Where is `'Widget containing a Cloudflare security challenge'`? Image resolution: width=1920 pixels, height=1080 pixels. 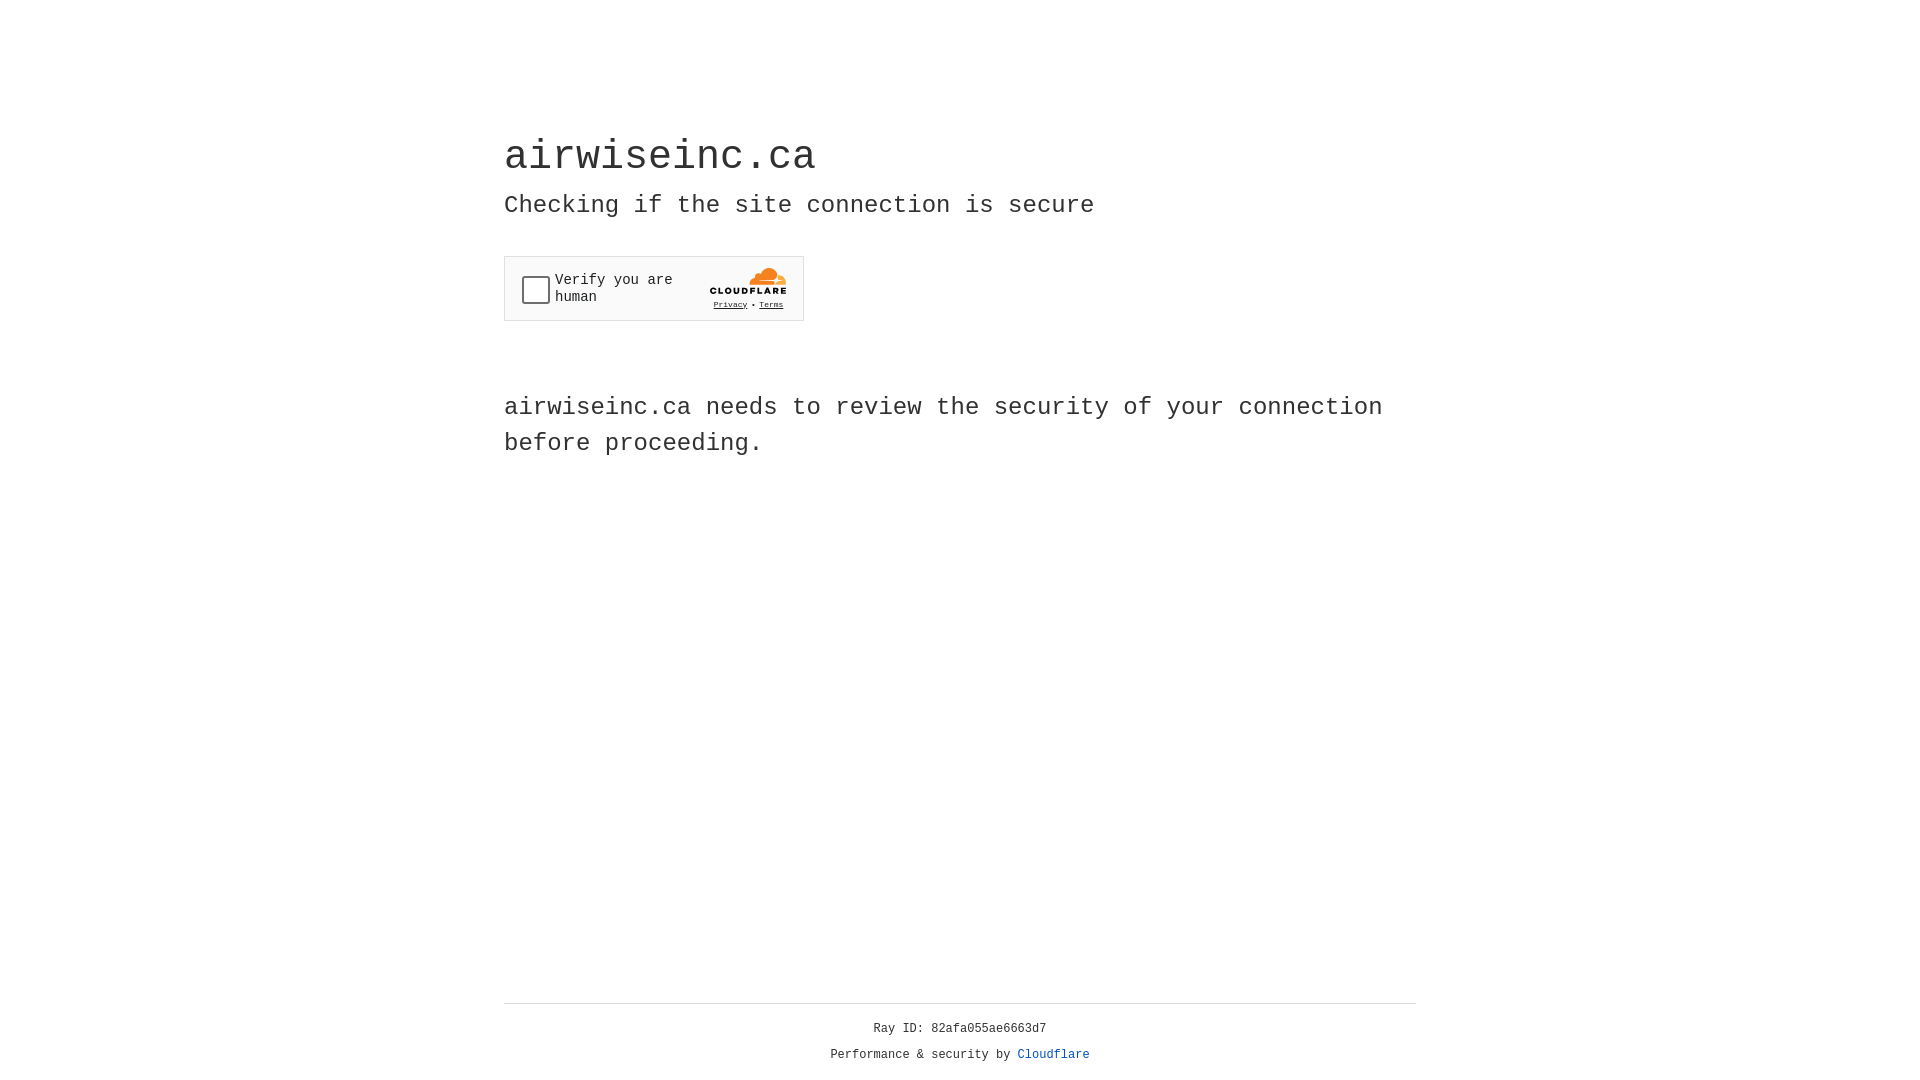 'Widget containing a Cloudflare security challenge' is located at coordinates (653, 288).